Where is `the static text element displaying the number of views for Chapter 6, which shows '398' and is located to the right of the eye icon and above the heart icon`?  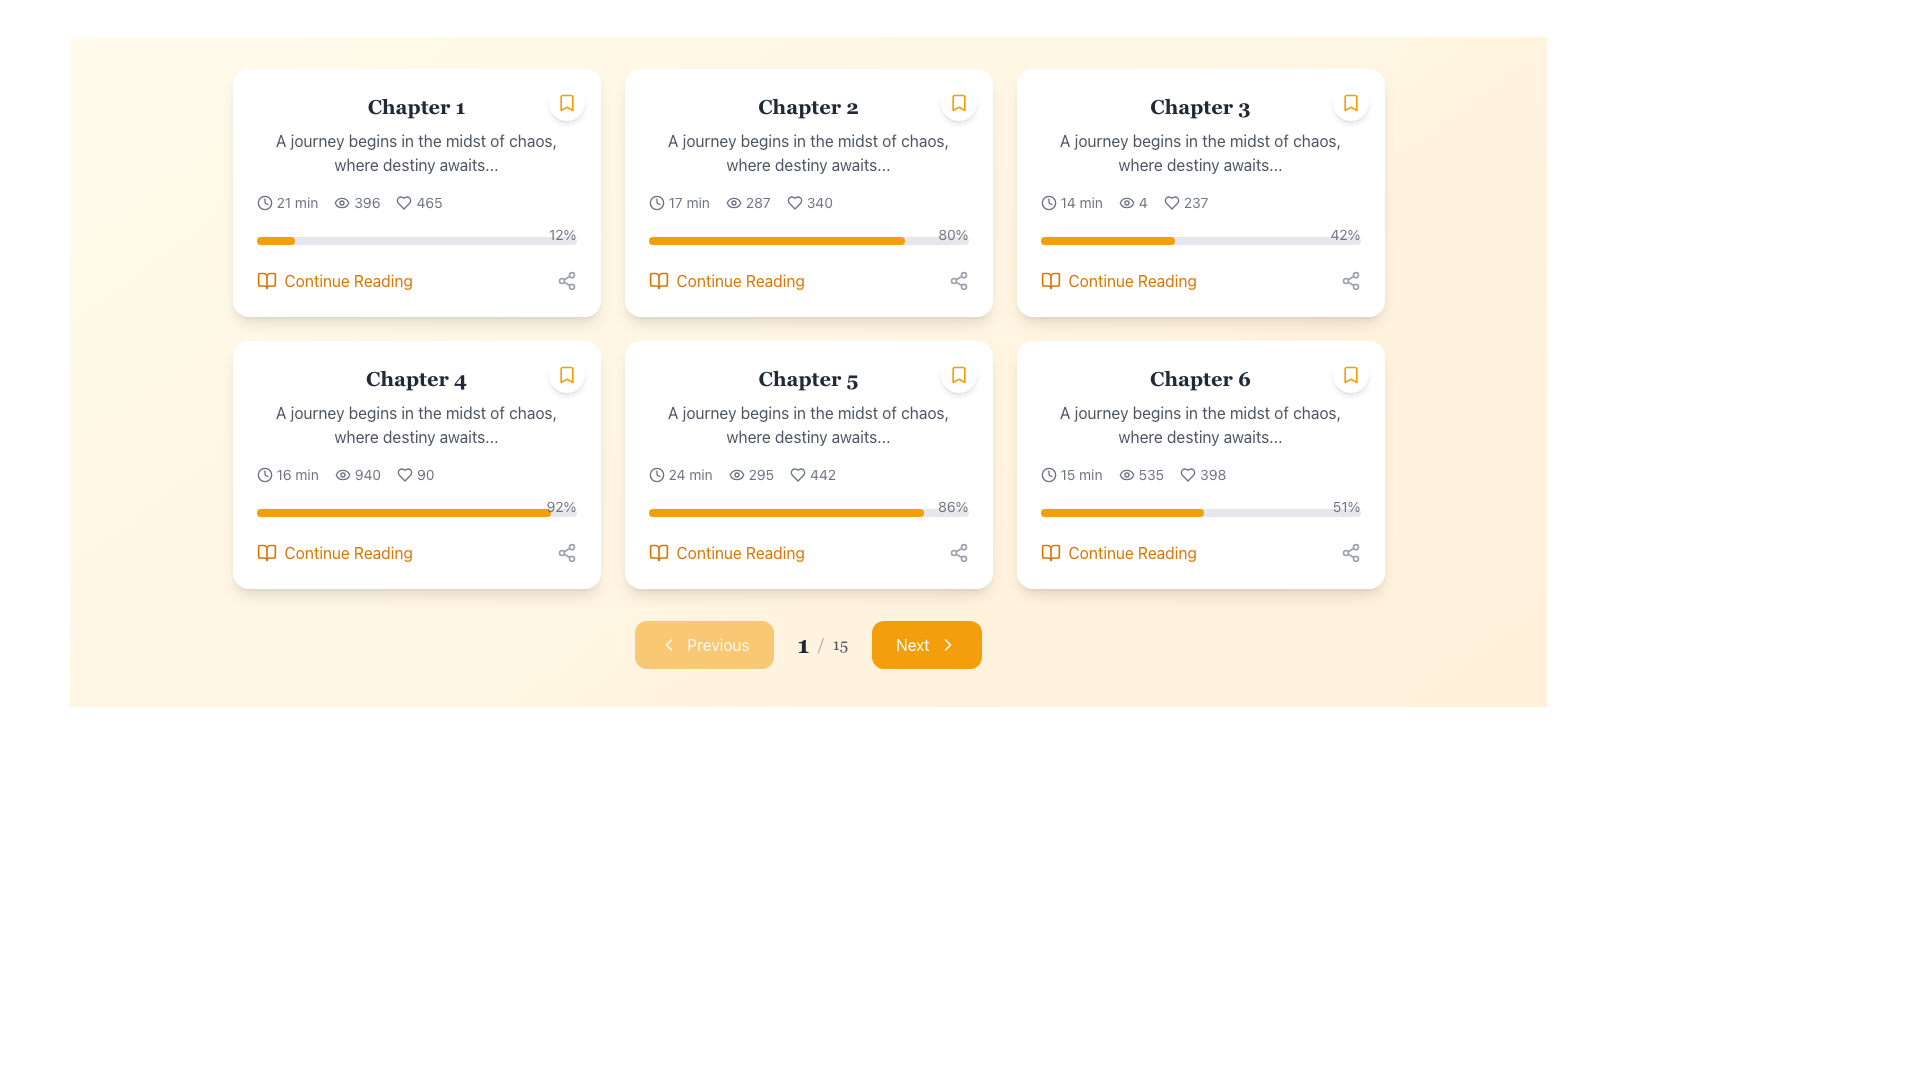
the static text element displaying the number of views for Chapter 6, which shows '398' and is located to the right of the eye icon and above the heart icon is located at coordinates (1151, 474).